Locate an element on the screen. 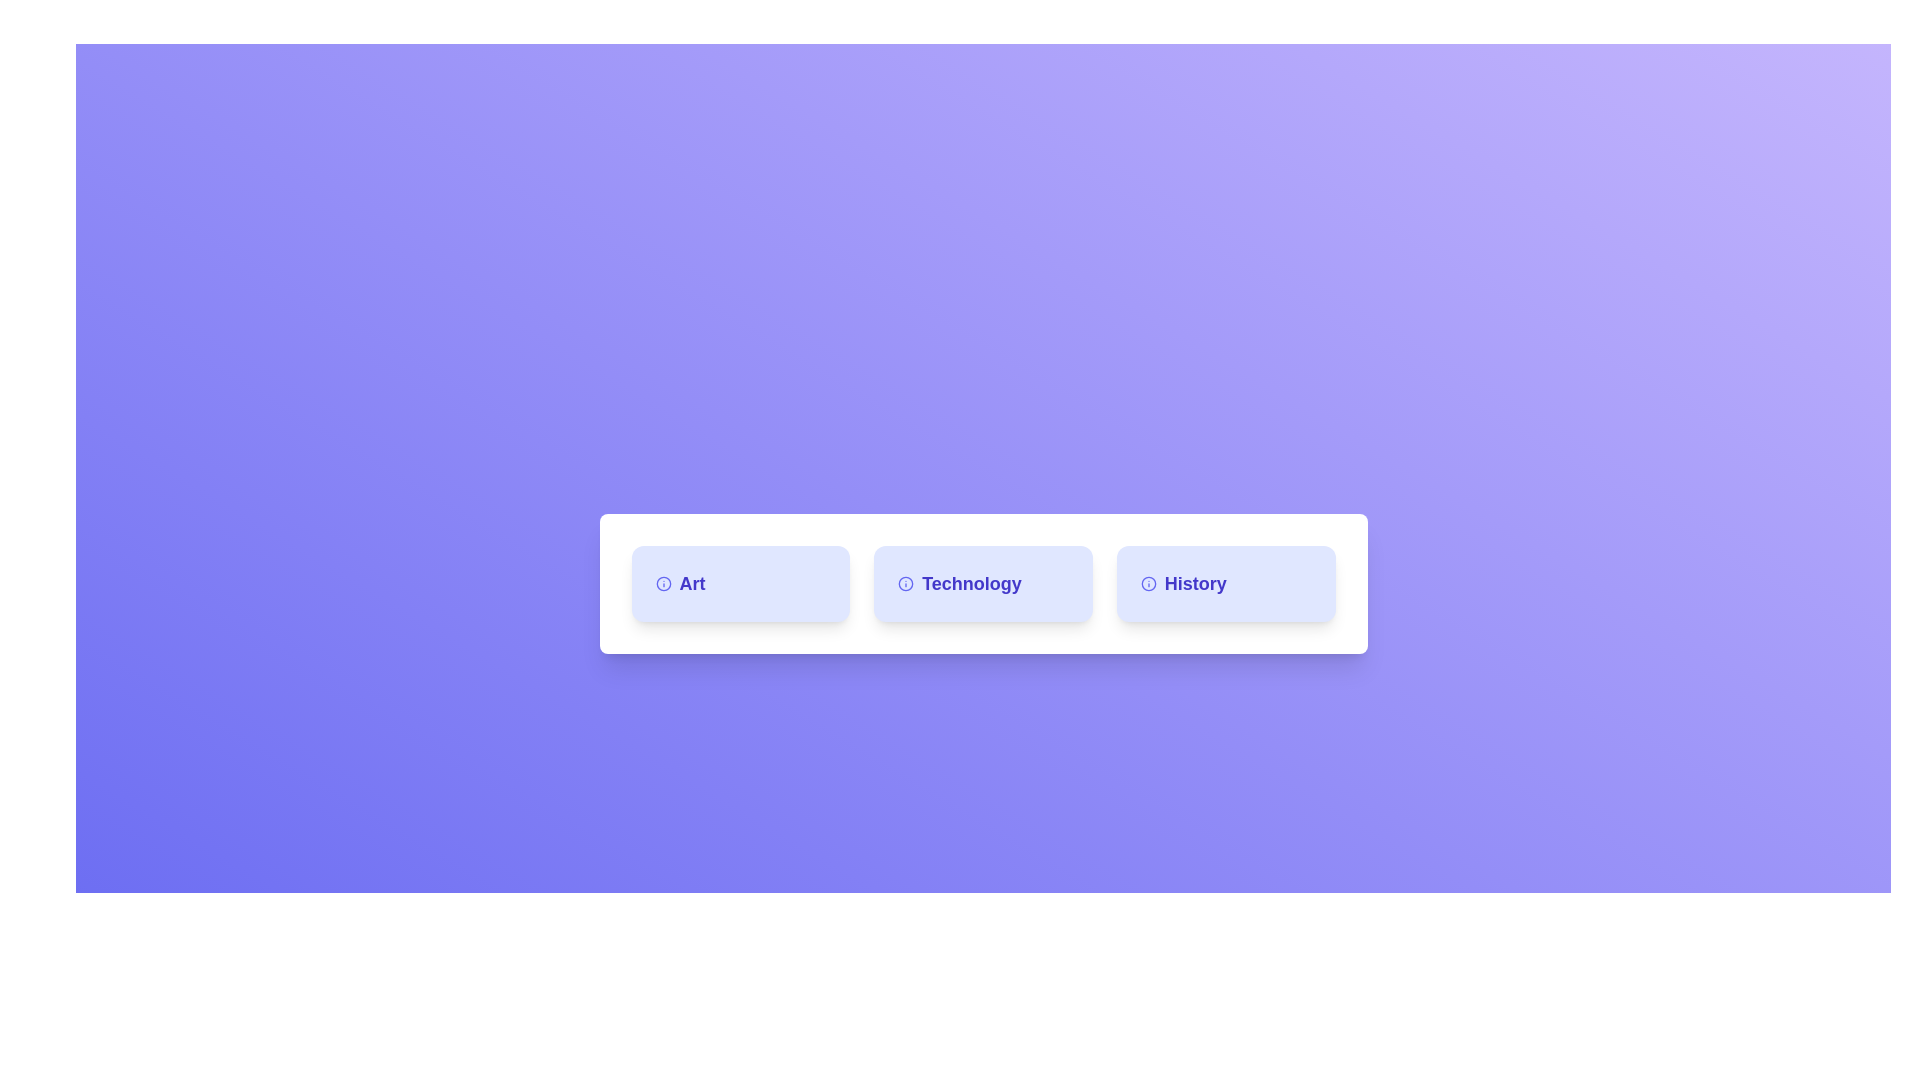 This screenshot has width=1920, height=1080. the 'History' button located at the rightmost position in the set of three buttons labeled 'Art,' 'Technology,' and 'History' is located at coordinates (1225, 583).